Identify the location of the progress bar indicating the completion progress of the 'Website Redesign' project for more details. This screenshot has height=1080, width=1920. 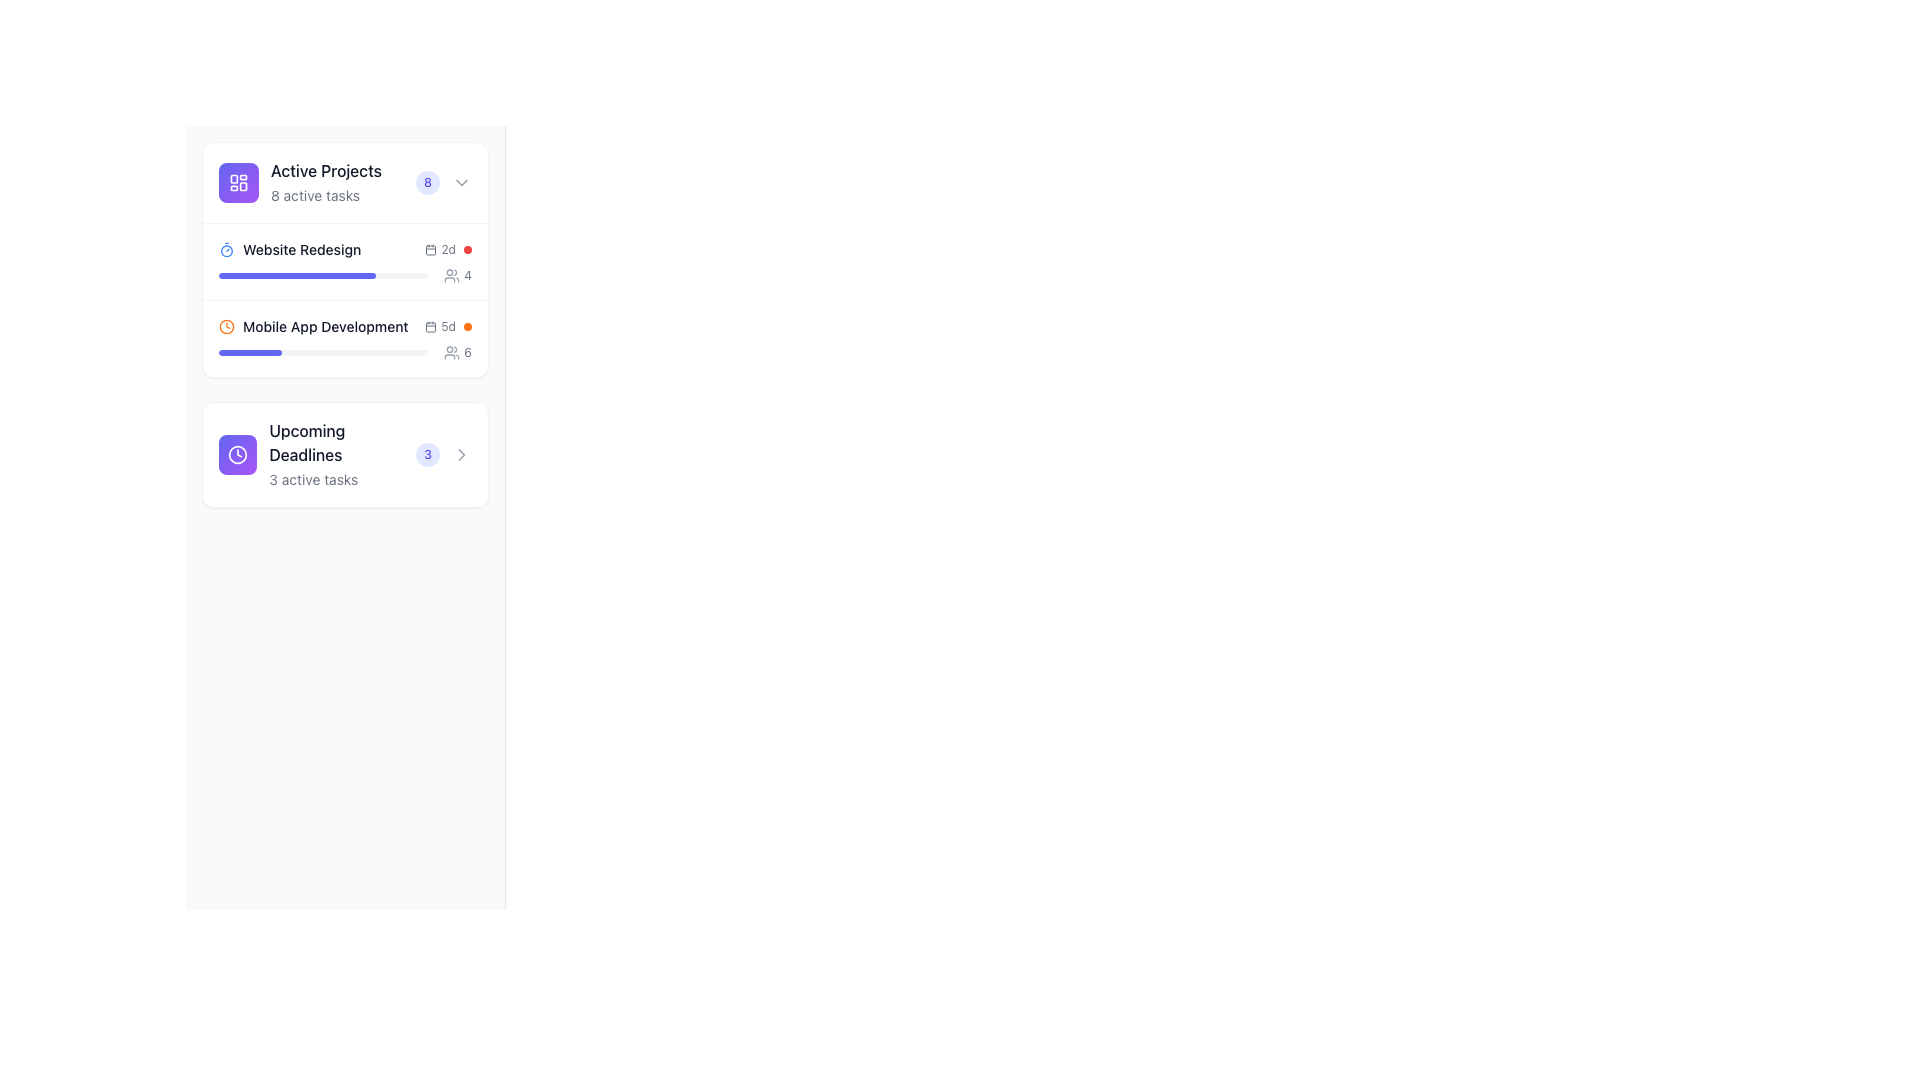
(323, 276).